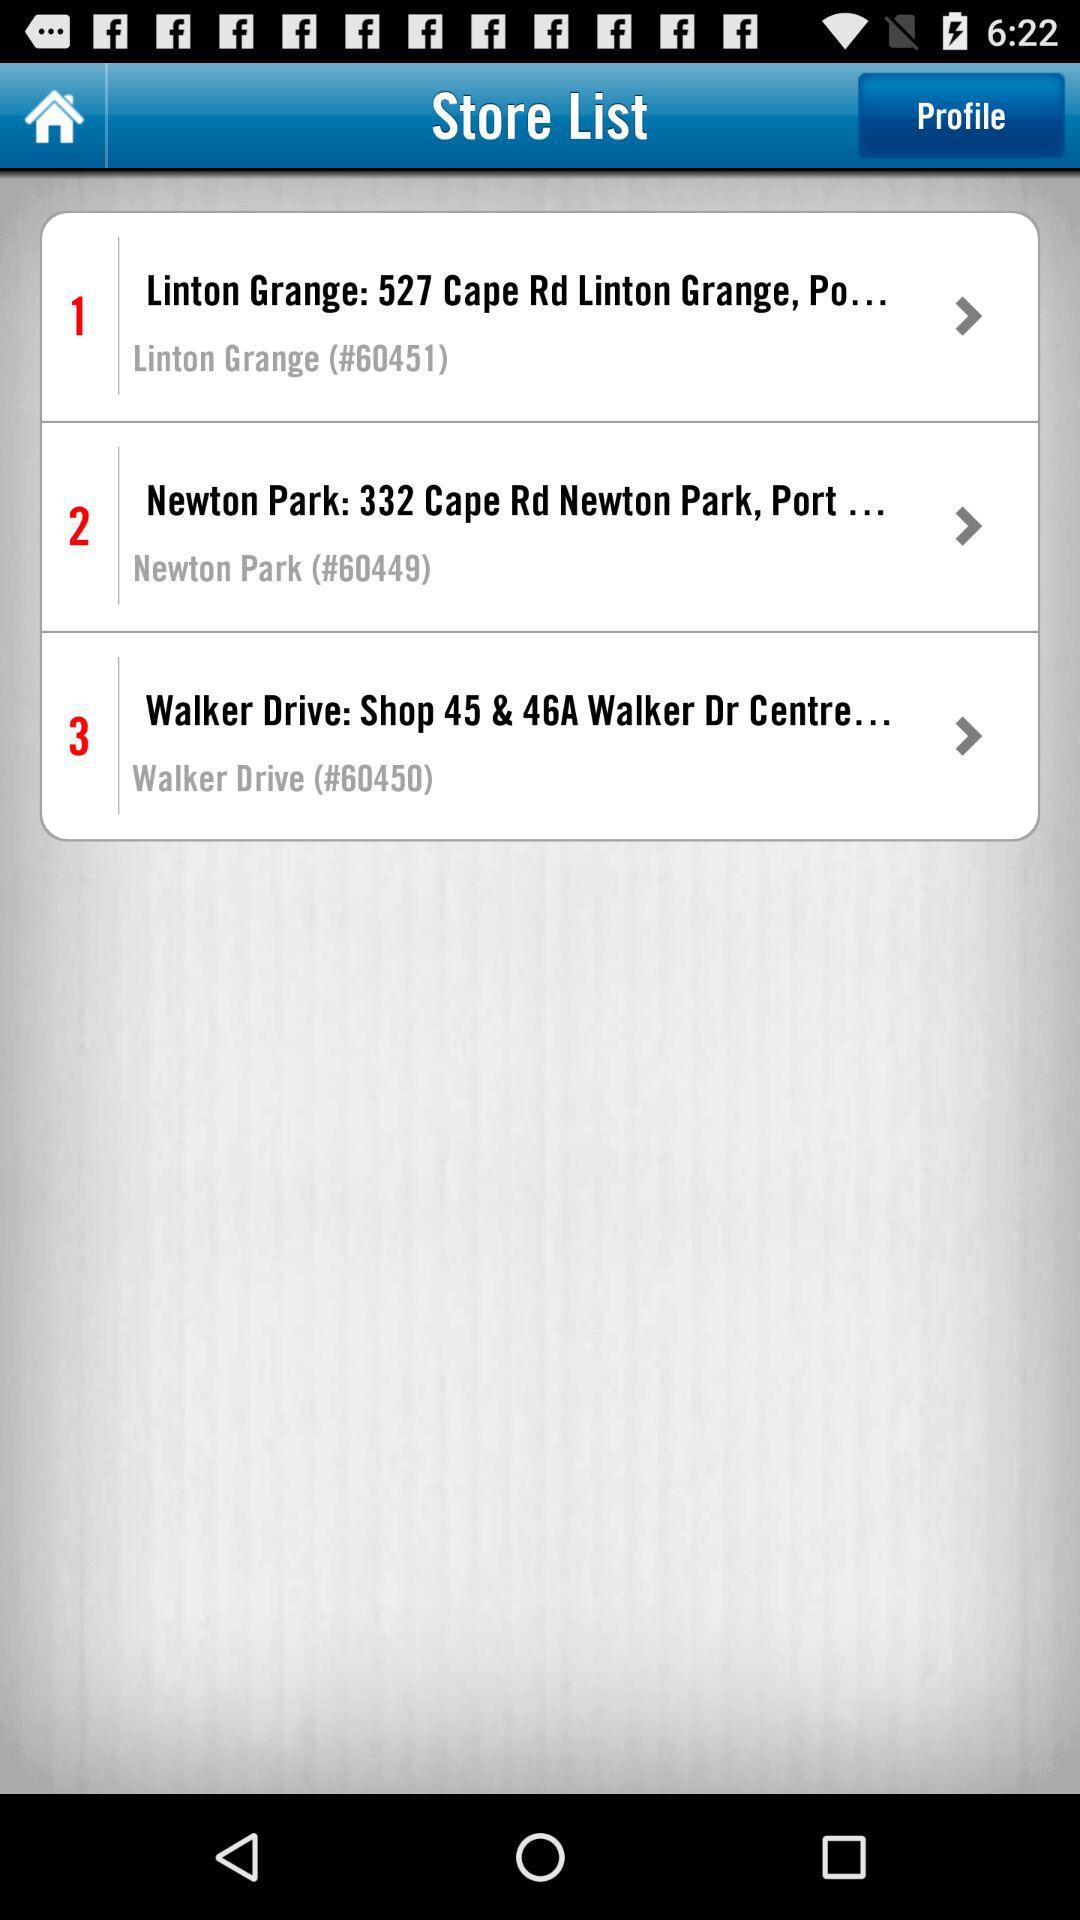 Image resolution: width=1080 pixels, height=1920 pixels. Describe the element at coordinates (78, 735) in the screenshot. I see `the 3 item` at that location.